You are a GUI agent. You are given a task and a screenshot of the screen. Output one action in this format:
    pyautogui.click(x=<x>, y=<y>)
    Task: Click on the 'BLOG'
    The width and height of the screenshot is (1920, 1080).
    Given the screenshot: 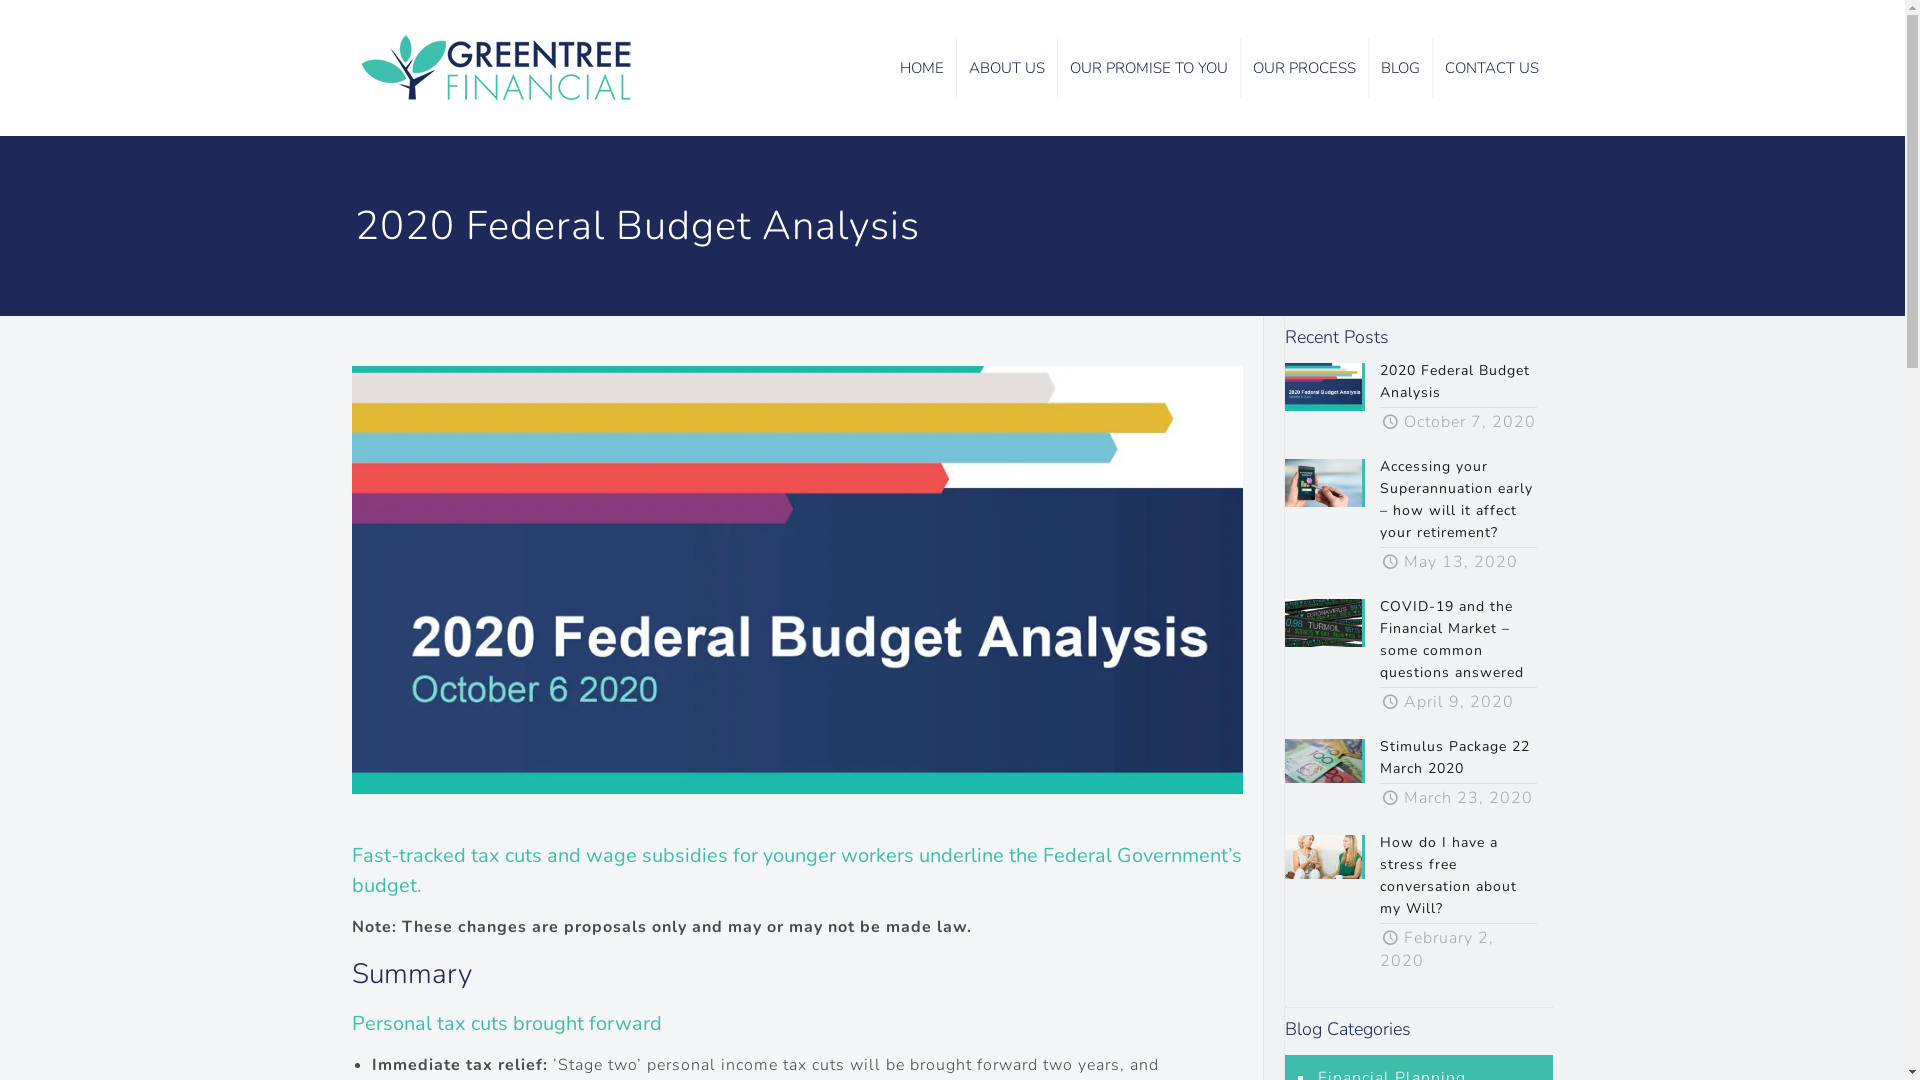 What is the action you would take?
    pyautogui.click(x=1400, y=66)
    